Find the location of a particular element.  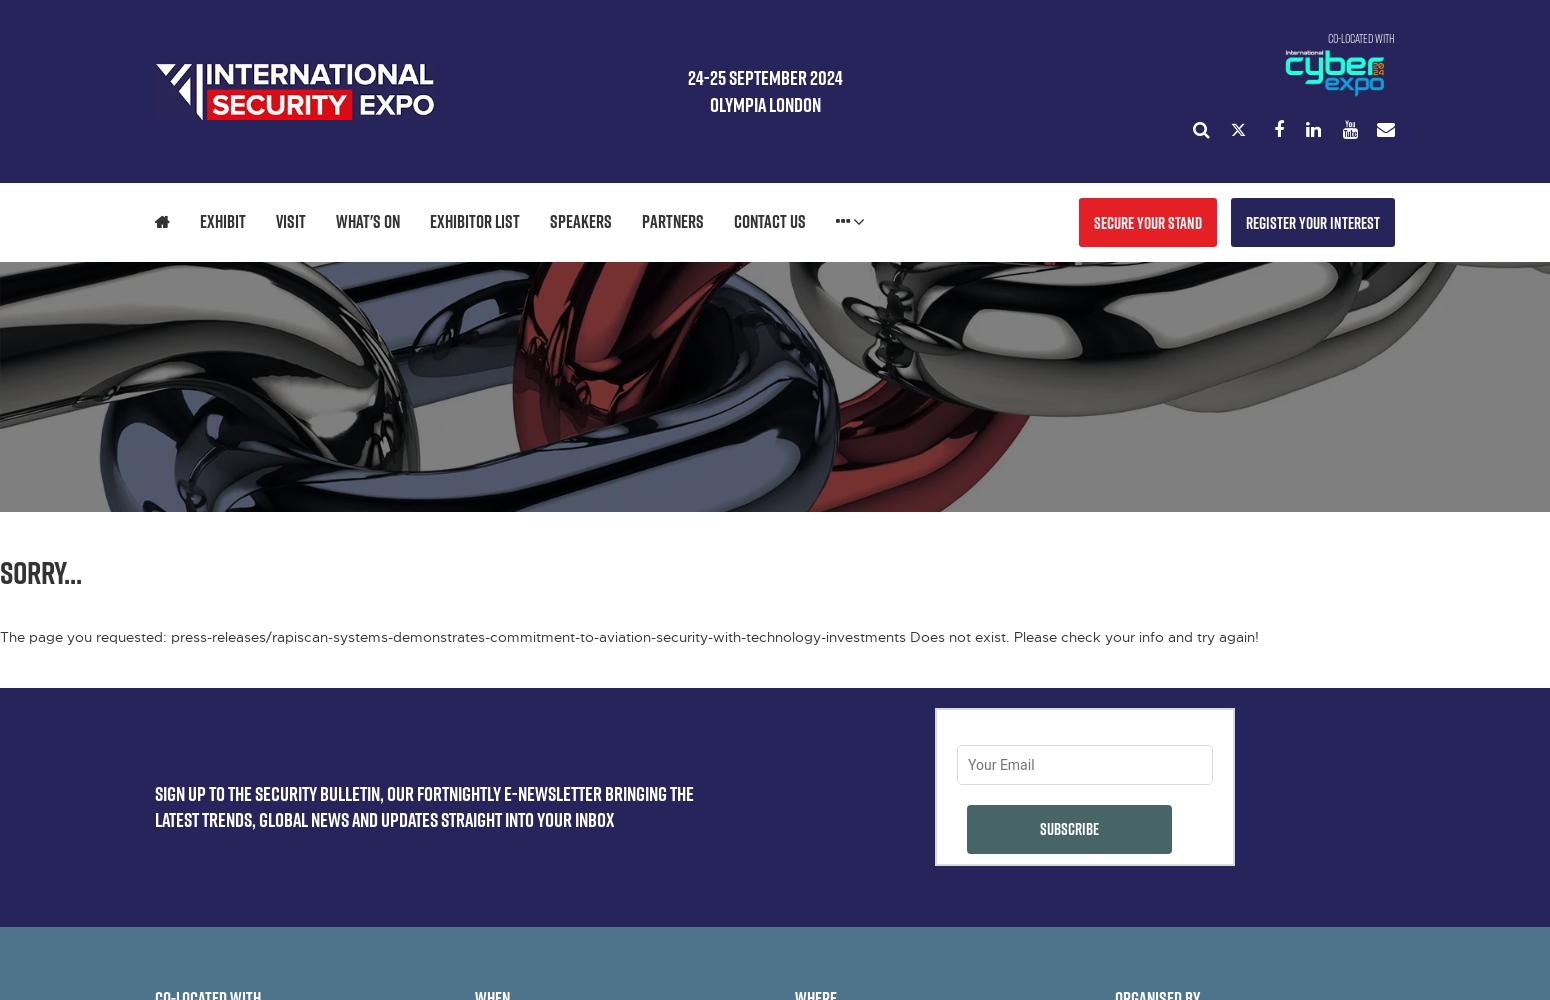

'DEMONSTRATIONS' is located at coordinates (431, 468).